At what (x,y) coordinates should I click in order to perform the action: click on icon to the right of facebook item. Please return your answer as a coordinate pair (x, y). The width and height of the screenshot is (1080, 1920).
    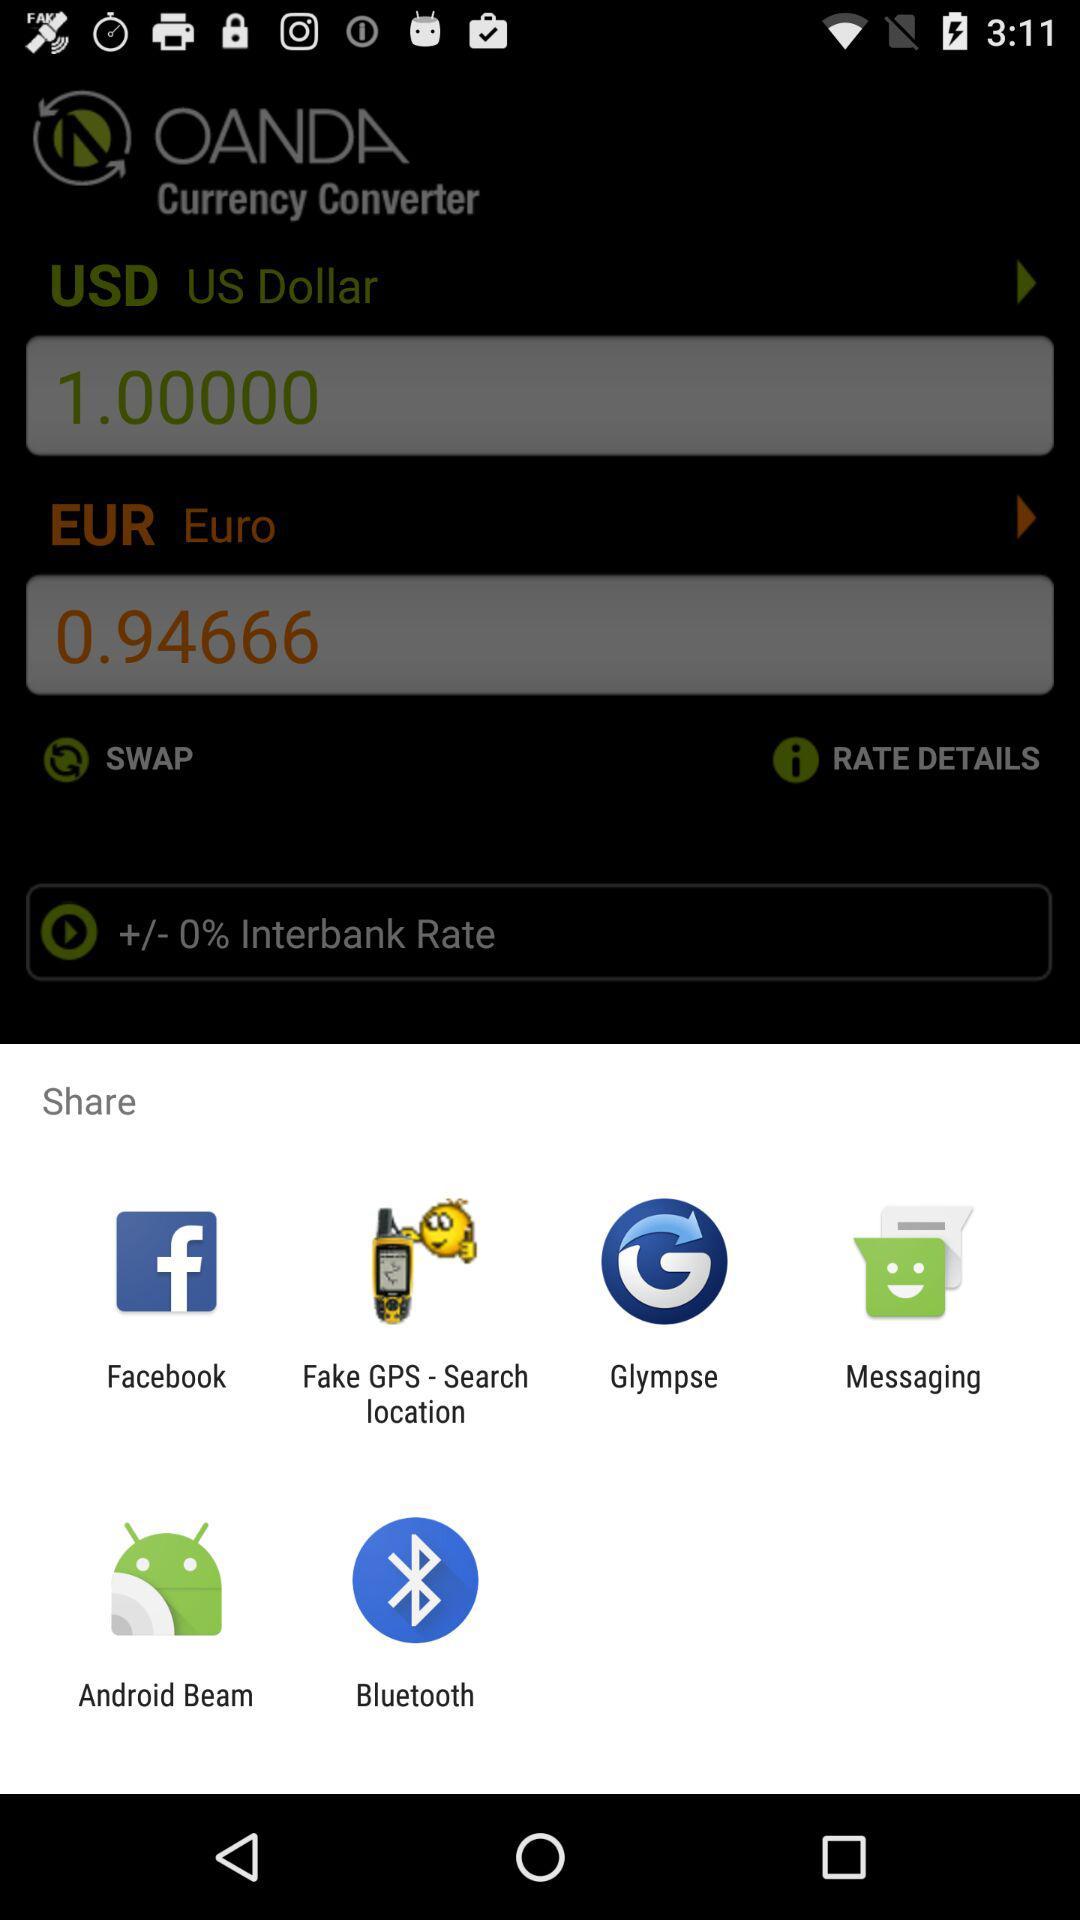
    Looking at the image, I should click on (414, 1392).